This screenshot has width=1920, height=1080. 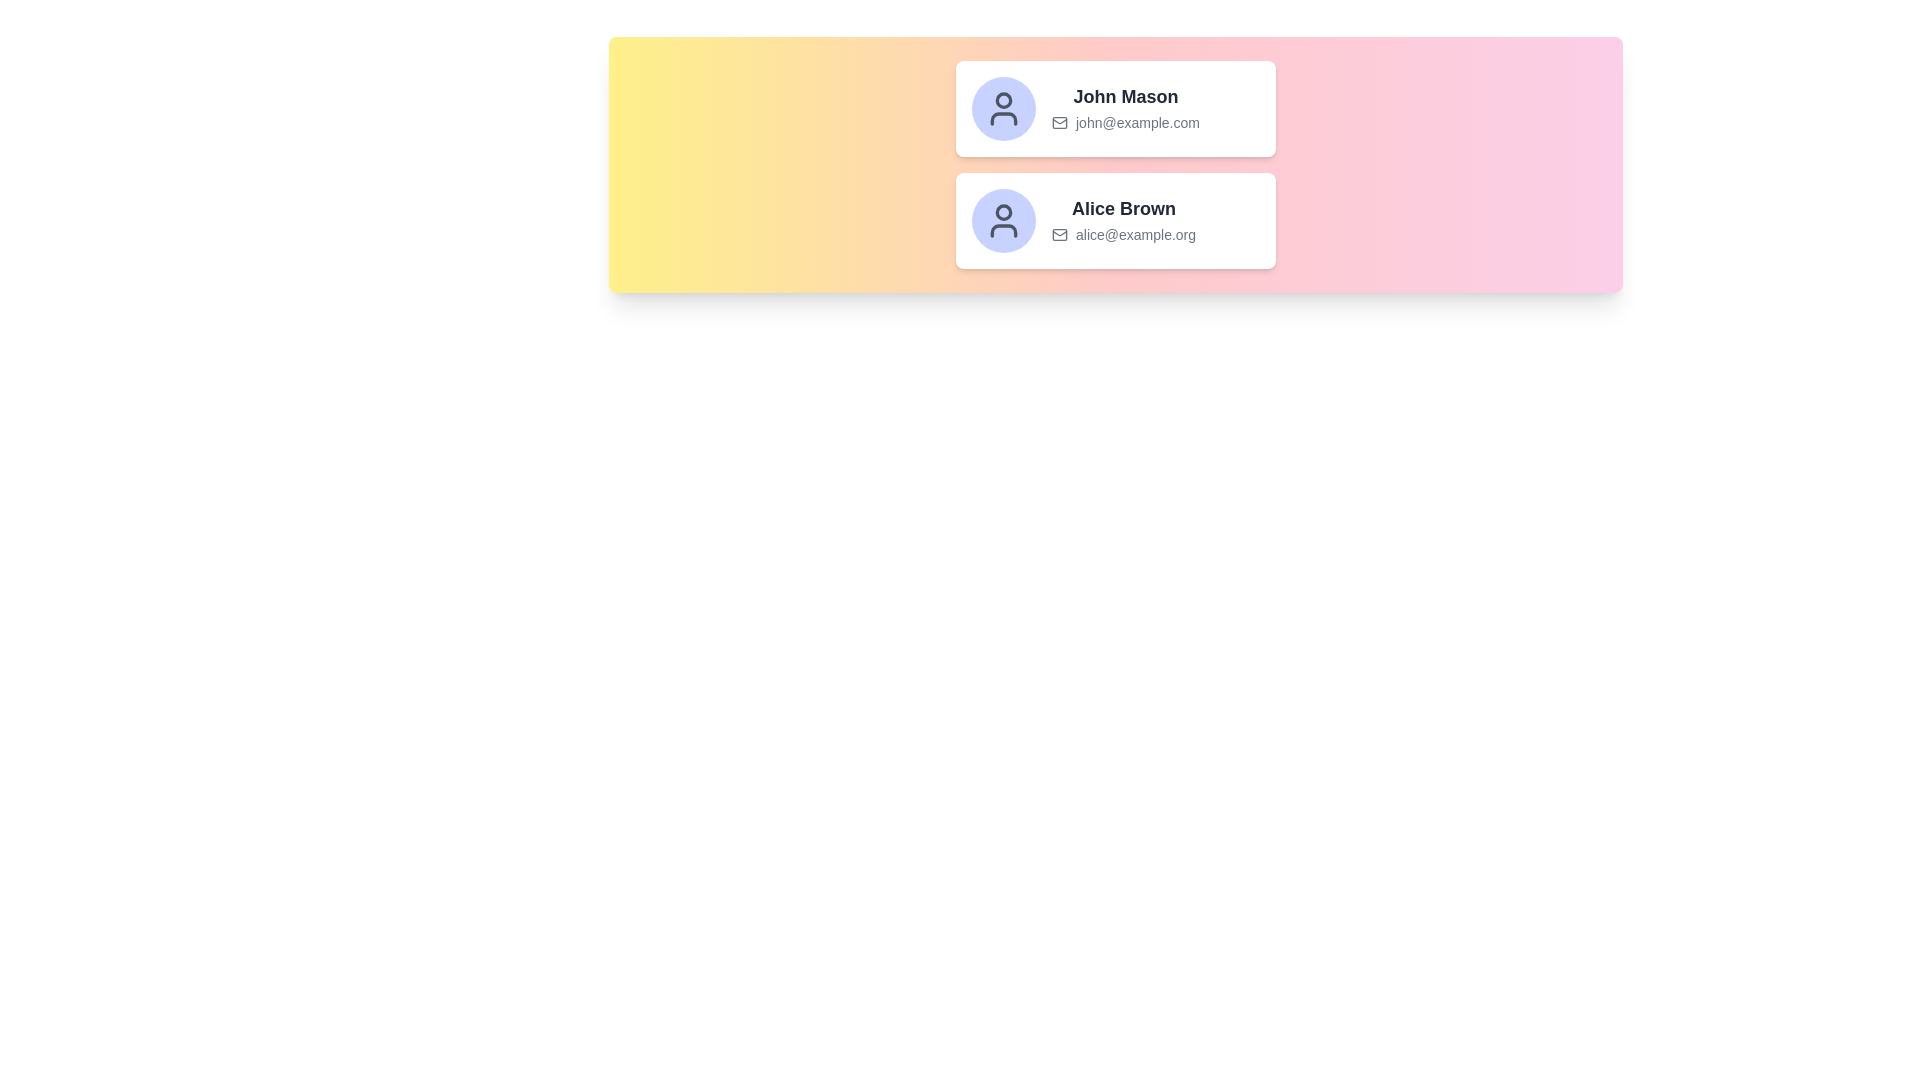 What do you see at coordinates (1003, 119) in the screenshot?
I see `the lower part of the SVG user profile icon, which visually represents a human figure and is located below the circular head element` at bounding box center [1003, 119].